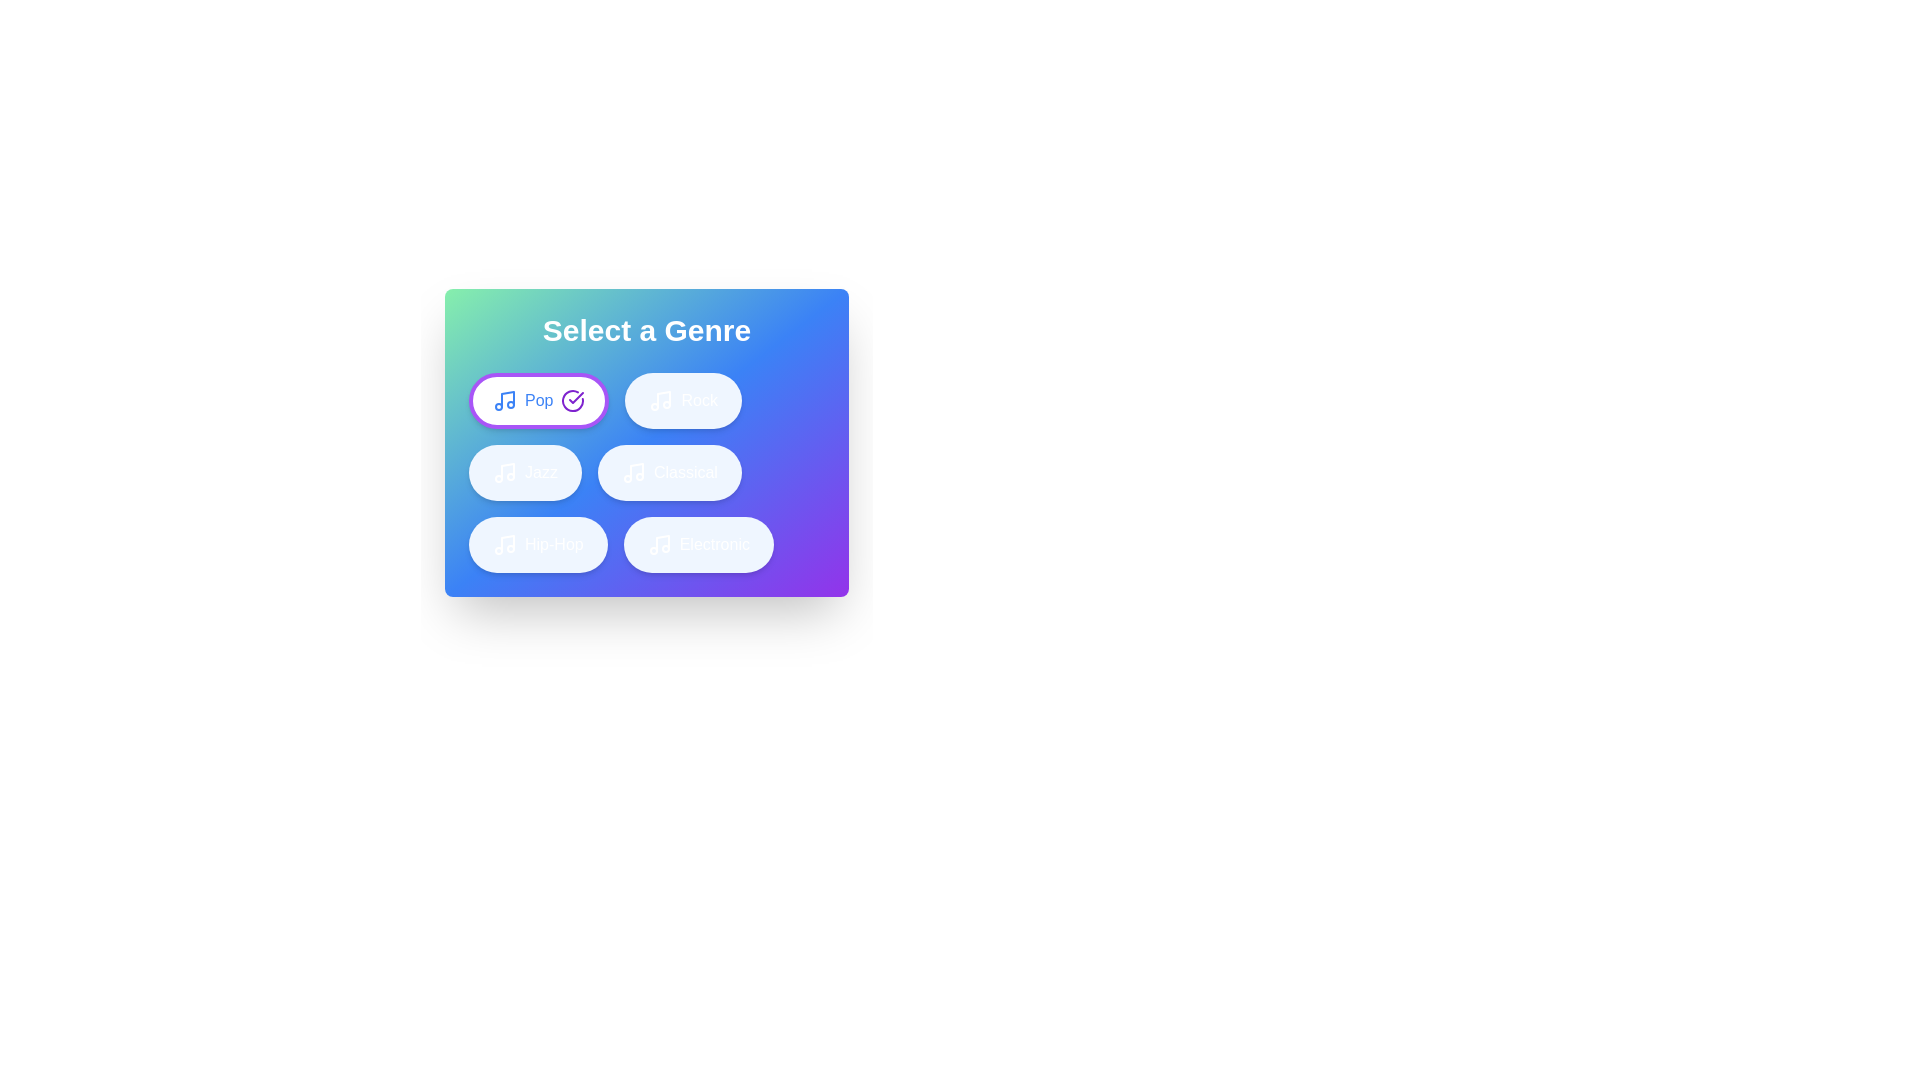 The width and height of the screenshot is (1920, 1080). Describe the element at coordinates (504, 401) in the screenshot. I see `the icon representing the 'Pop' music genre, which is located at the top-left corner of the genre selection buttons` at that location.